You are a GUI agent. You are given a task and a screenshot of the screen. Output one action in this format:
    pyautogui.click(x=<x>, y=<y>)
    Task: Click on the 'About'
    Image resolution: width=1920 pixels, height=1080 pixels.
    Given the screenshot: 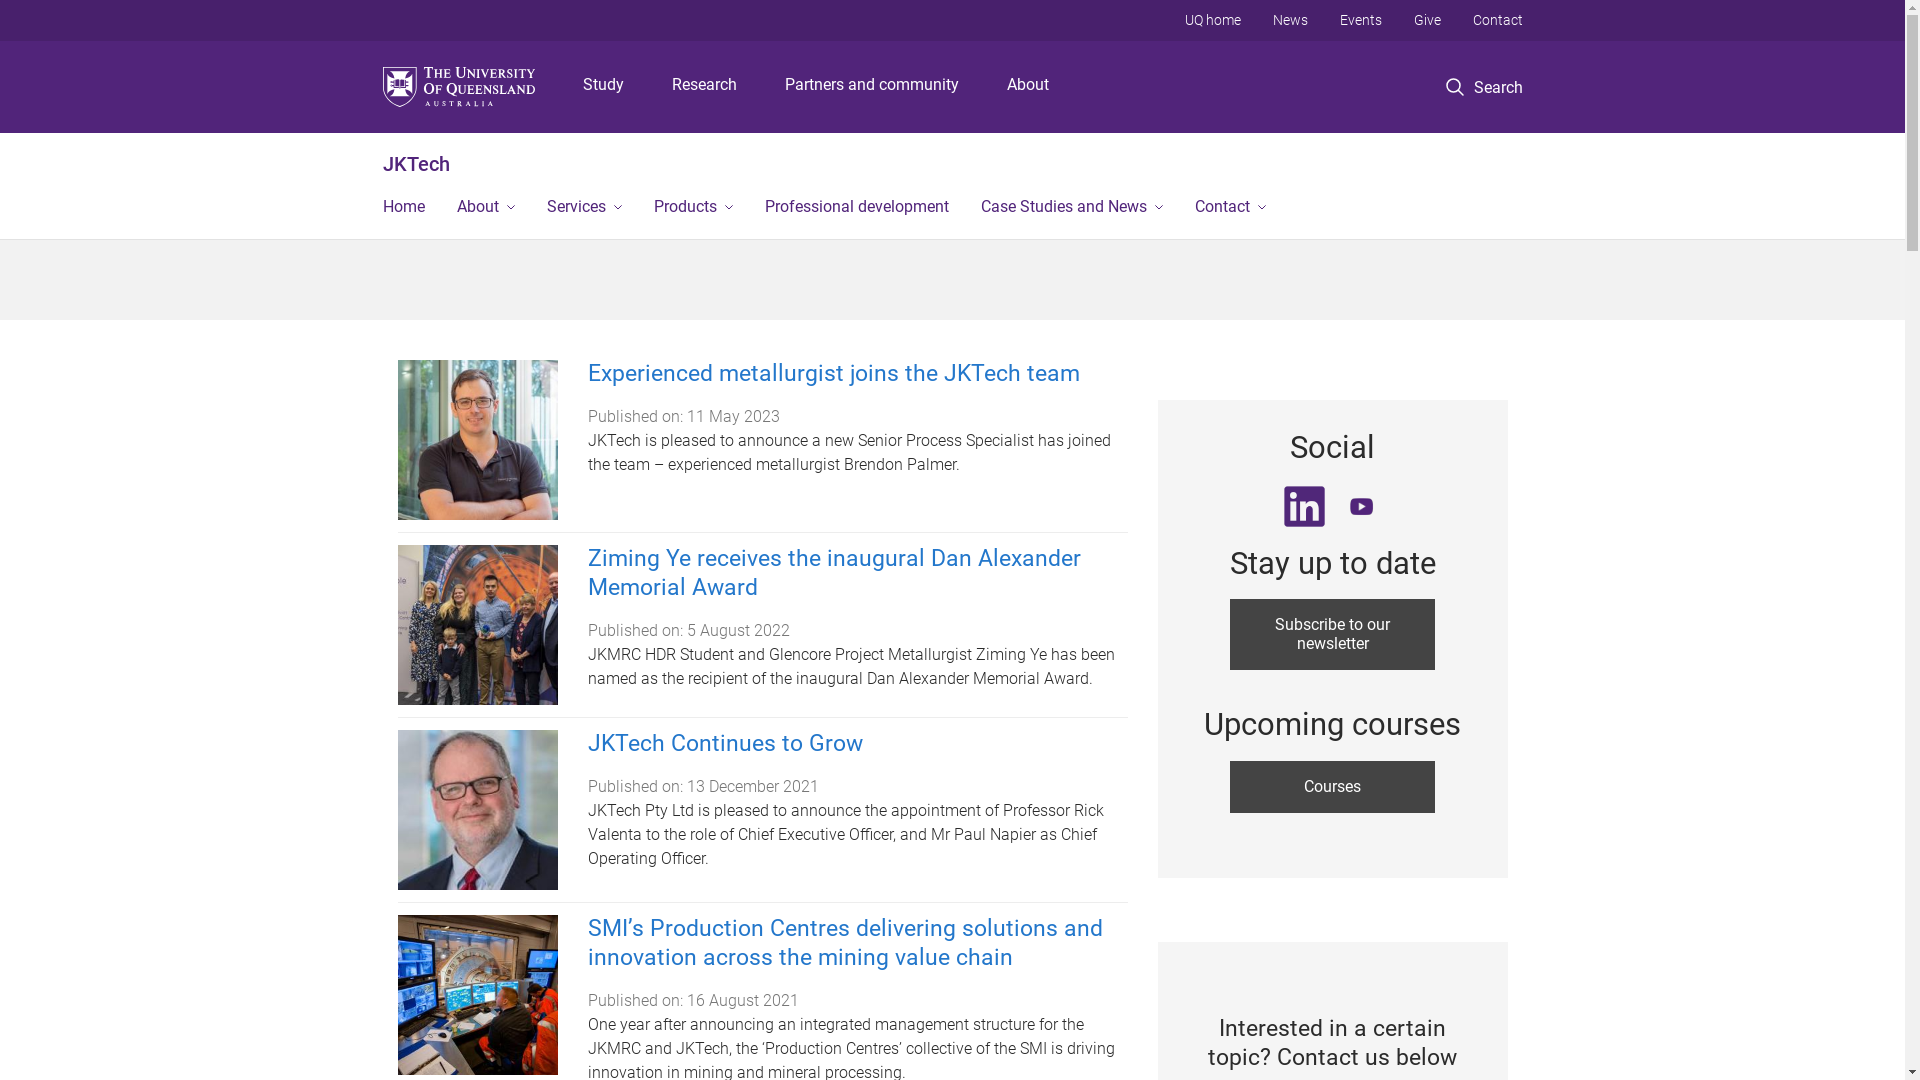 What is the action you would take?
    pyautogui.click(x=1027, y=86)
    